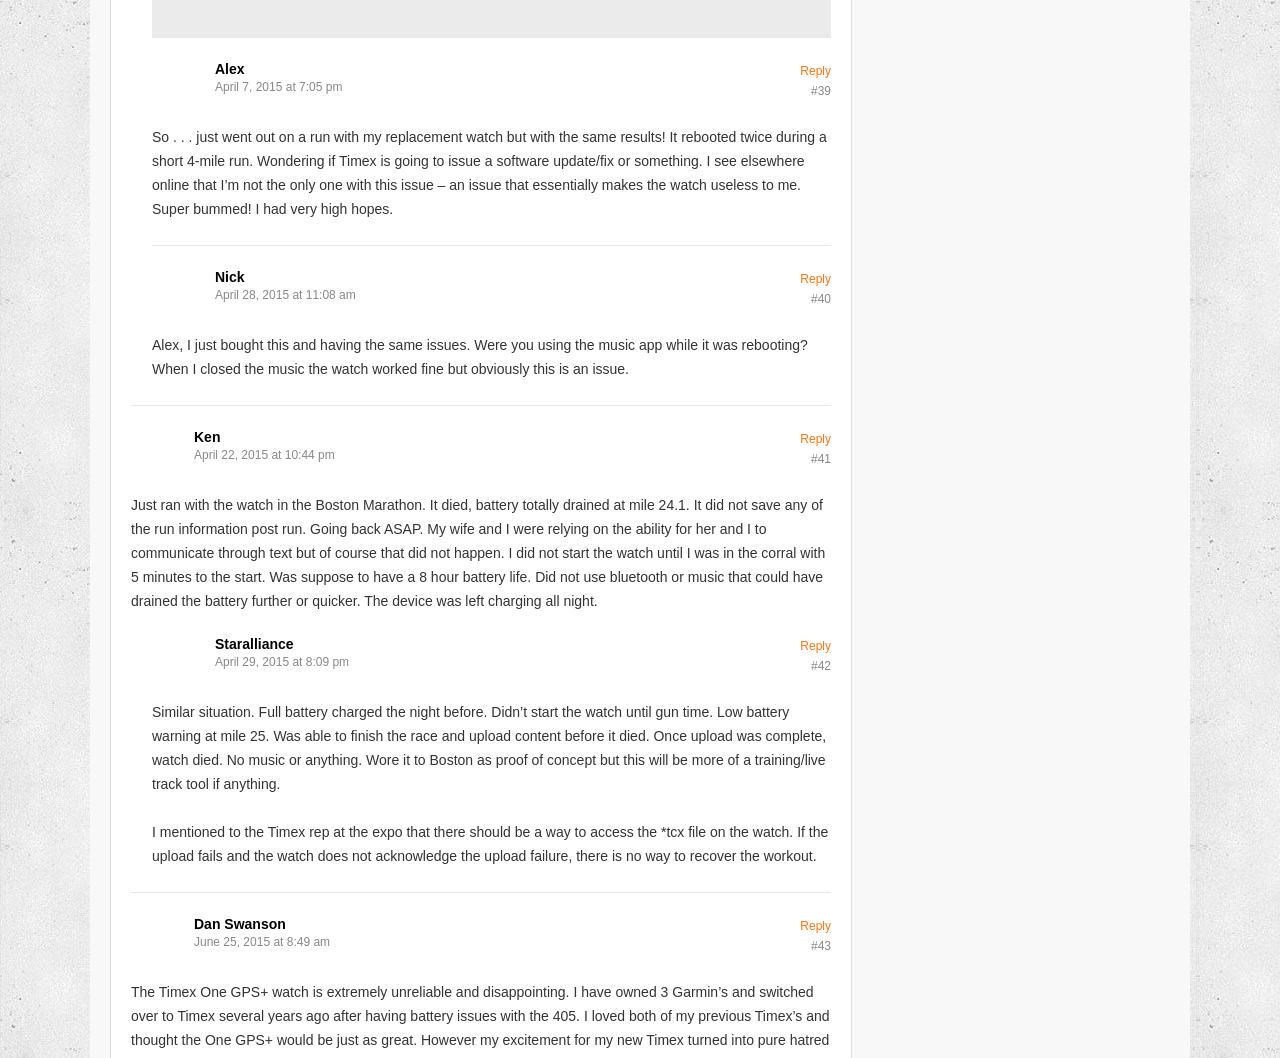  Describe the element at coordinates (809, 89) in the screenshot. I see `'#39'` at that location.